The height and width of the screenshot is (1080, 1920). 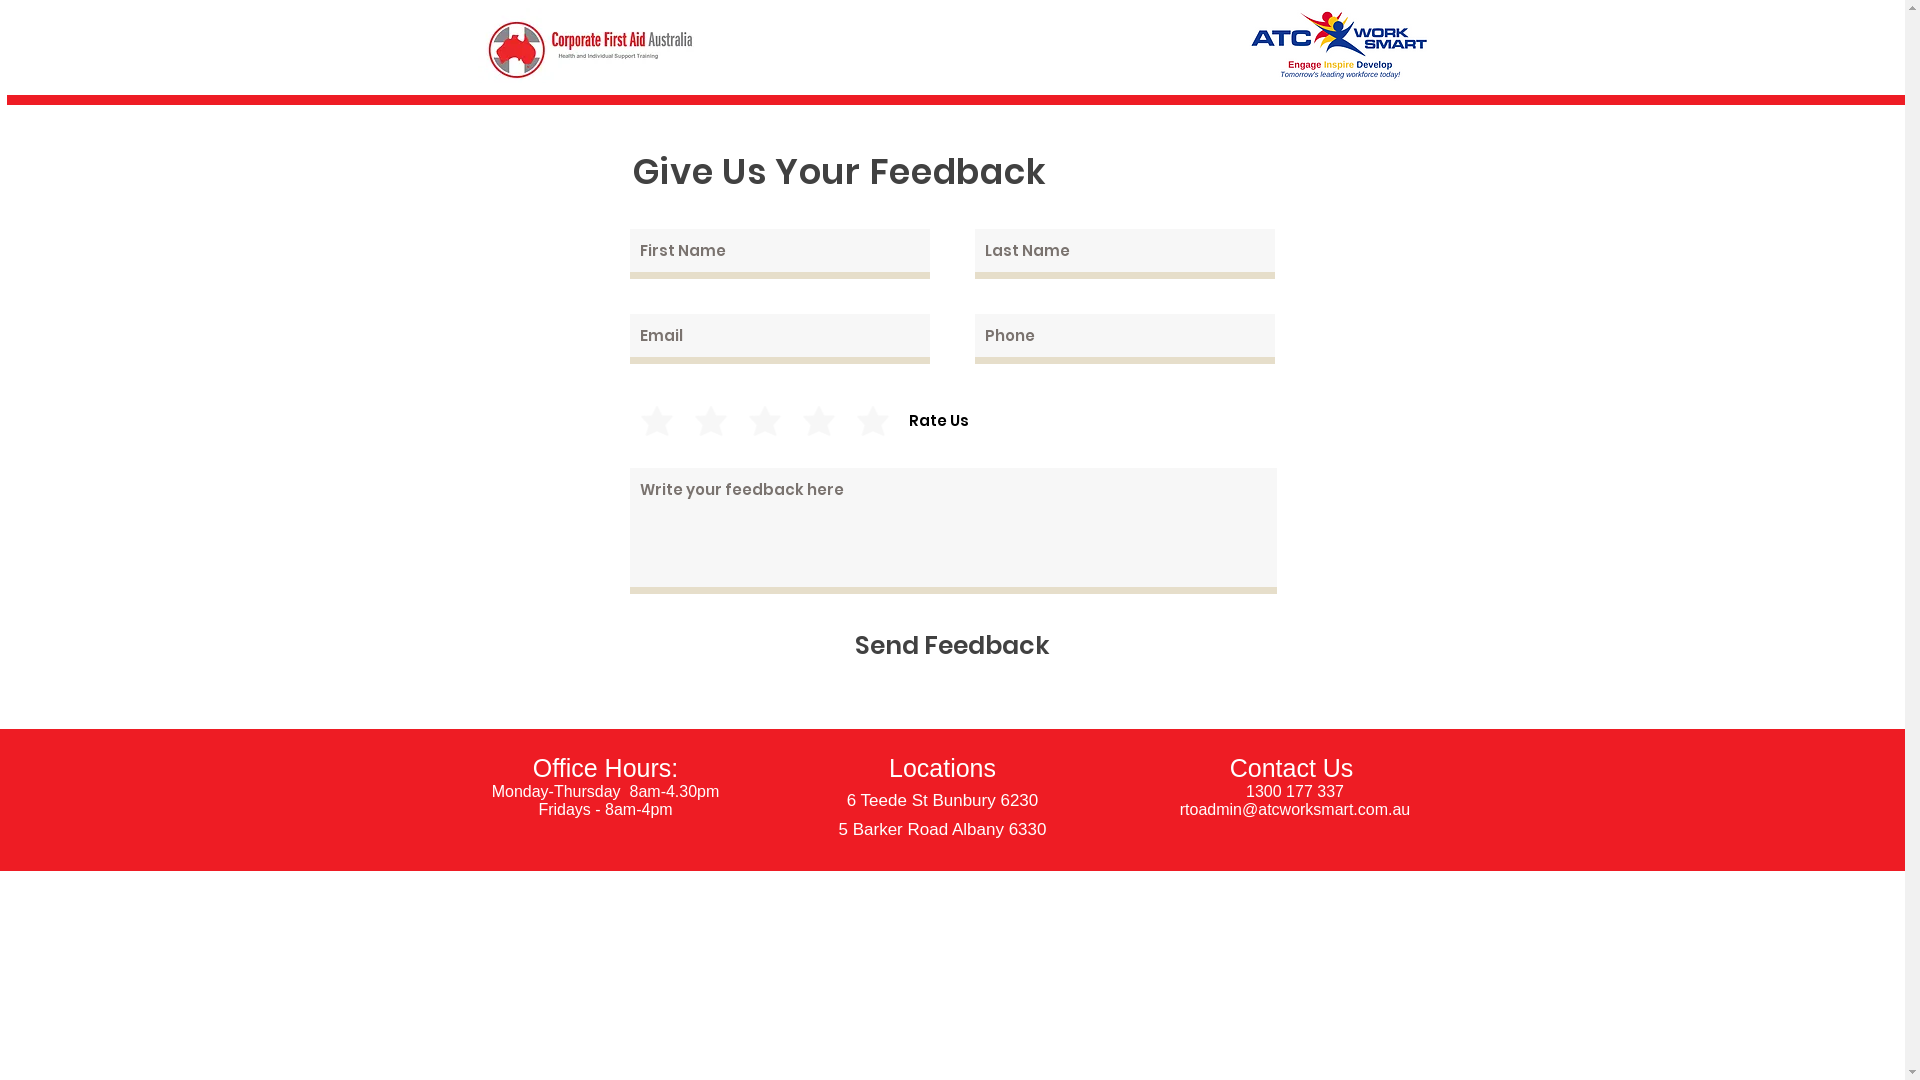 What do you see at coordinates (950, 645) in the screenshot?
I see `'Send Feedback'` at bounding box center [950, 645].